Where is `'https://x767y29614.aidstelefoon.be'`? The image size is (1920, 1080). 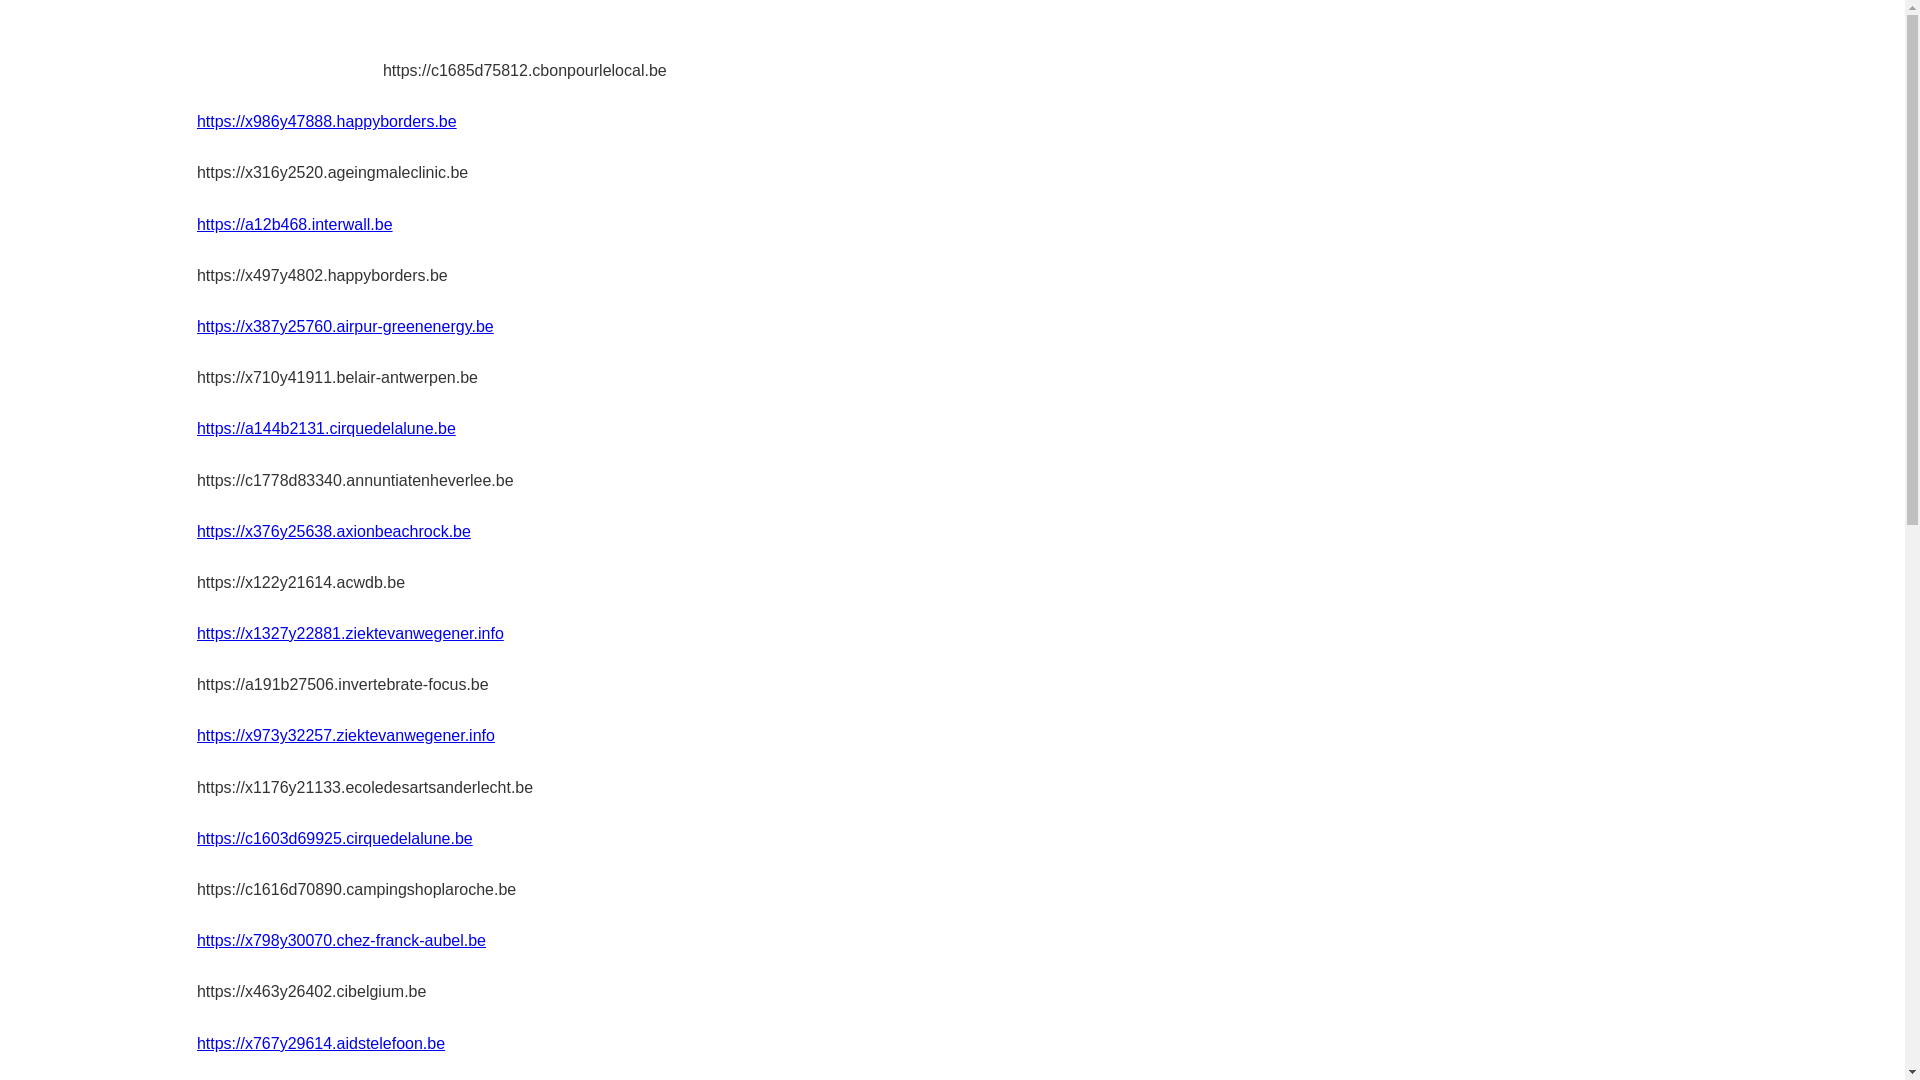 'https://x767y29614.aidstelefoon.be' is located at coordinates (321, 1042).